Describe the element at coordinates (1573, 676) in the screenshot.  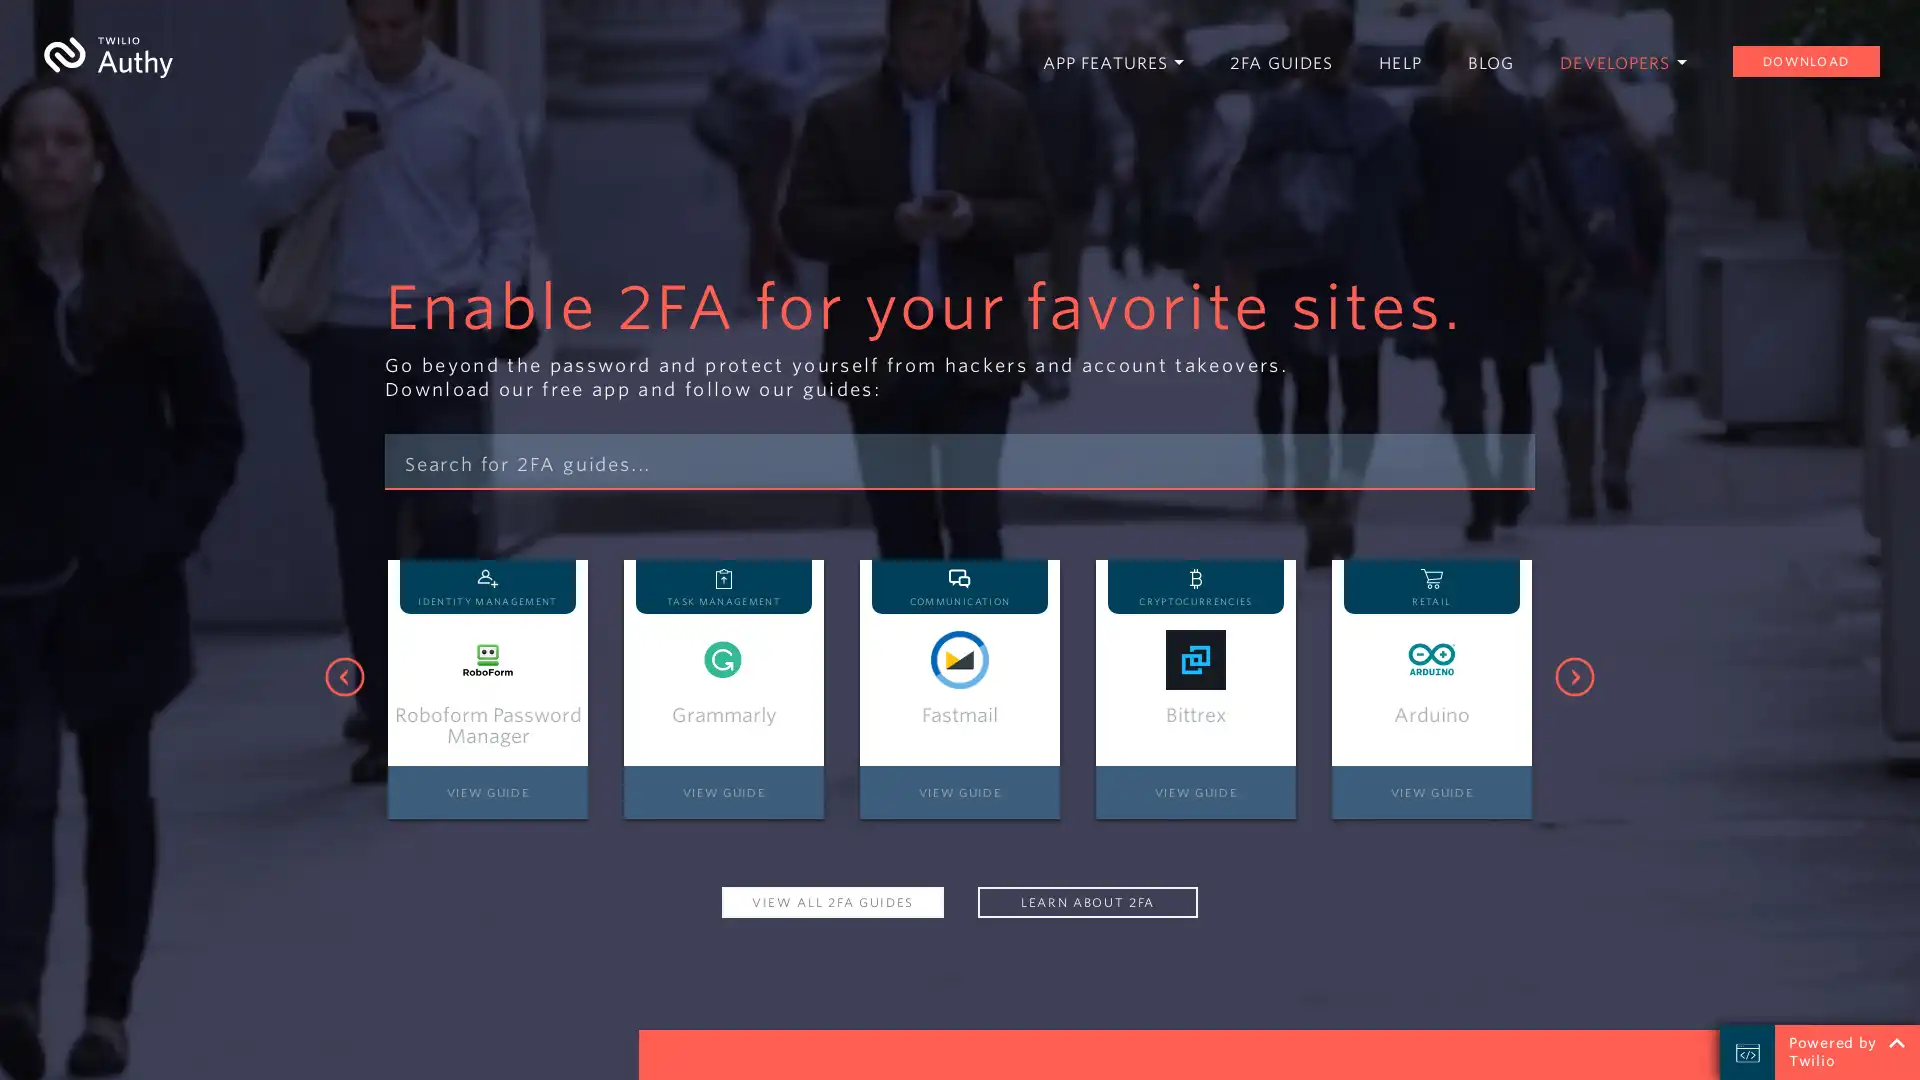
I see `Next` at that location.